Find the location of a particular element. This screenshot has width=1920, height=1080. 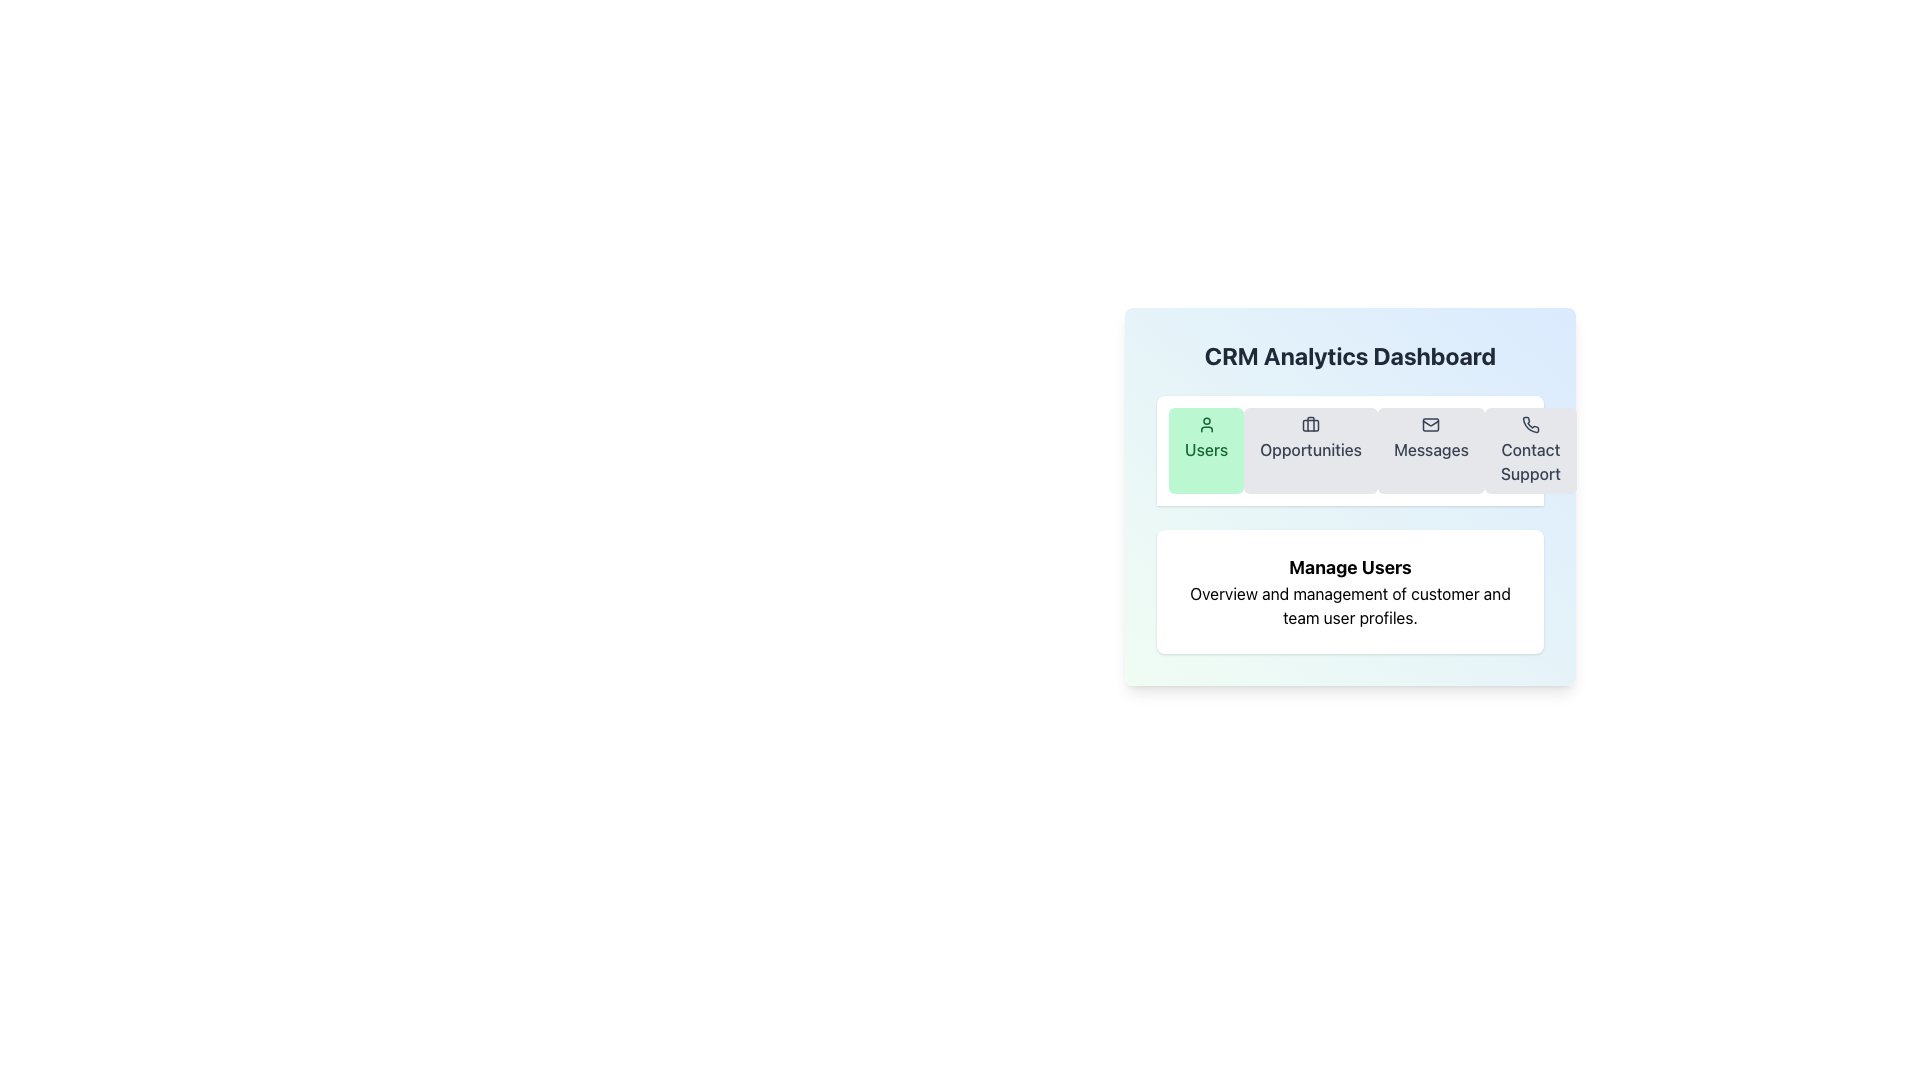

the informational text element that describes the user management feature, located beneath the 'Manage Users' heading is located at coordinates (1350, 604).